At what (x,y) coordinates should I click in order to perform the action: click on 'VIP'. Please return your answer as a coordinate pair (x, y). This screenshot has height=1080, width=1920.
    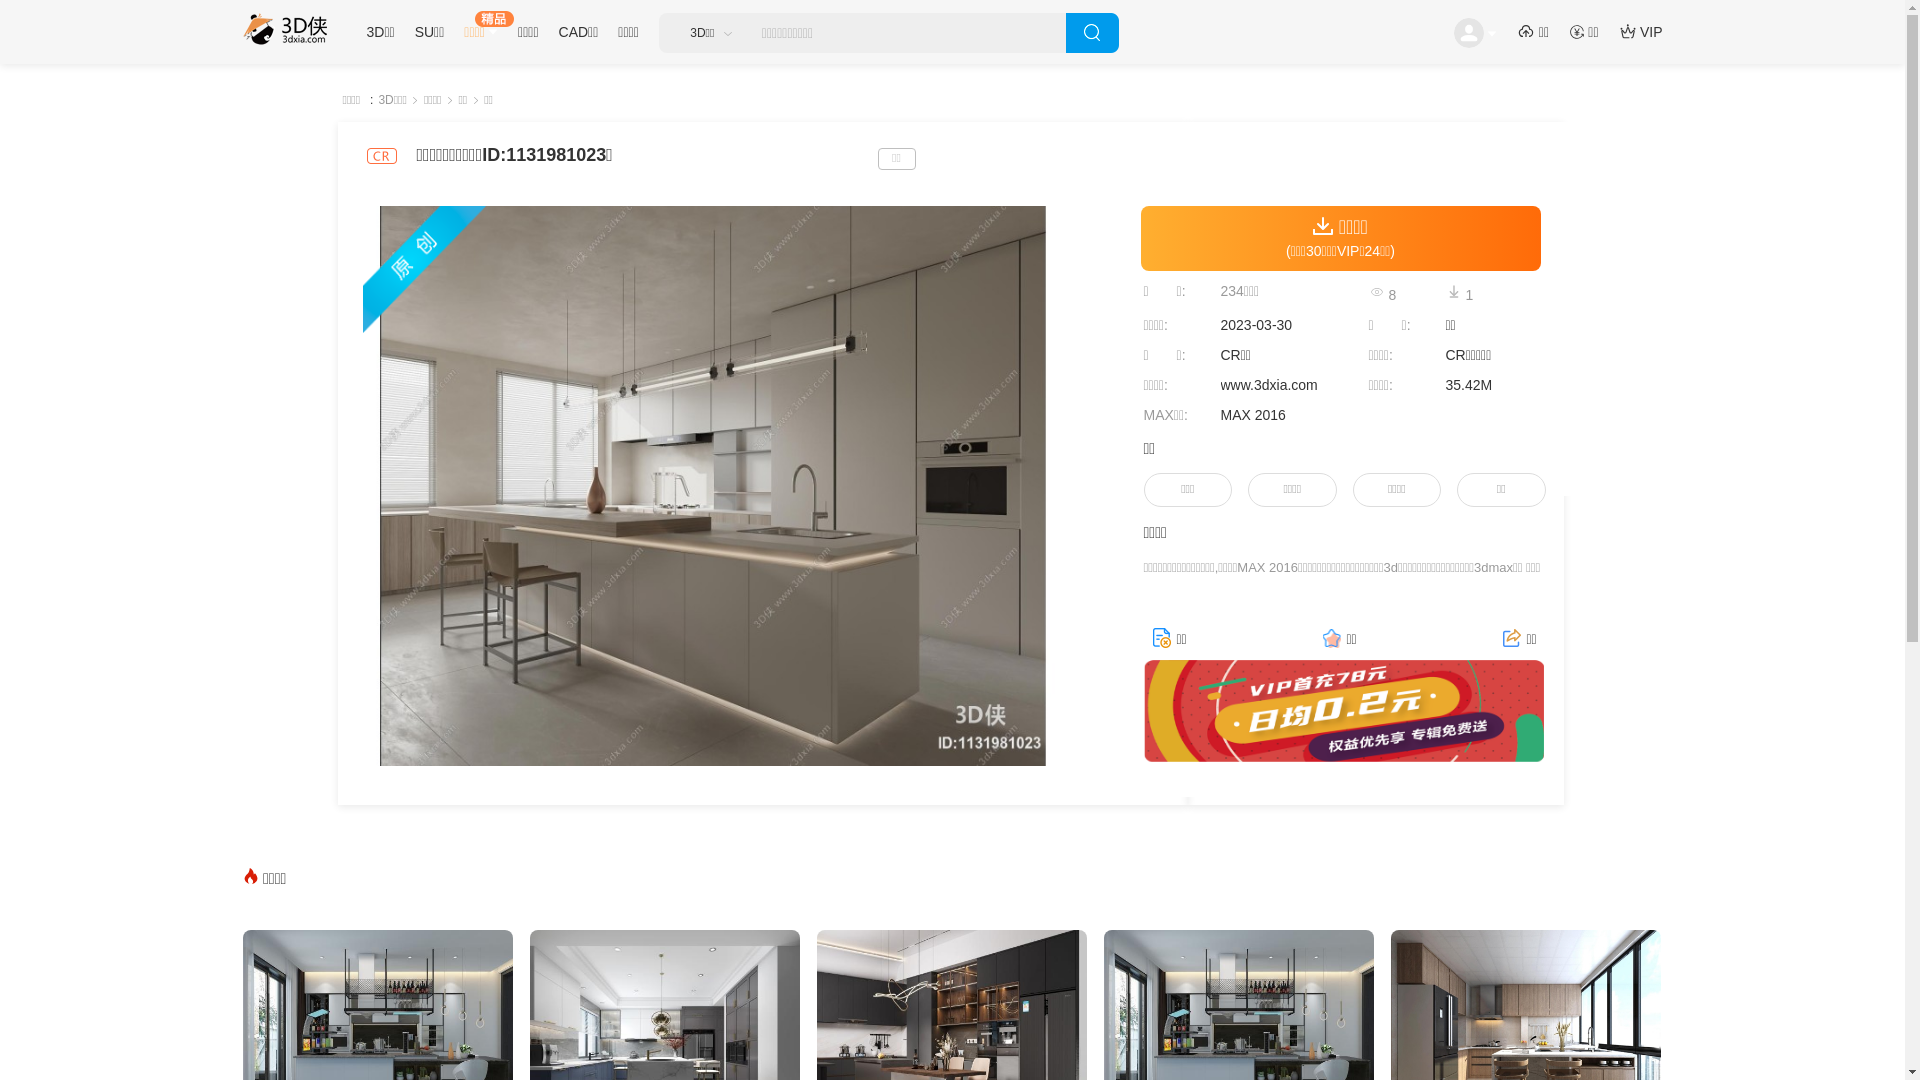
    Looking at the image, I should click on (1640, 31).